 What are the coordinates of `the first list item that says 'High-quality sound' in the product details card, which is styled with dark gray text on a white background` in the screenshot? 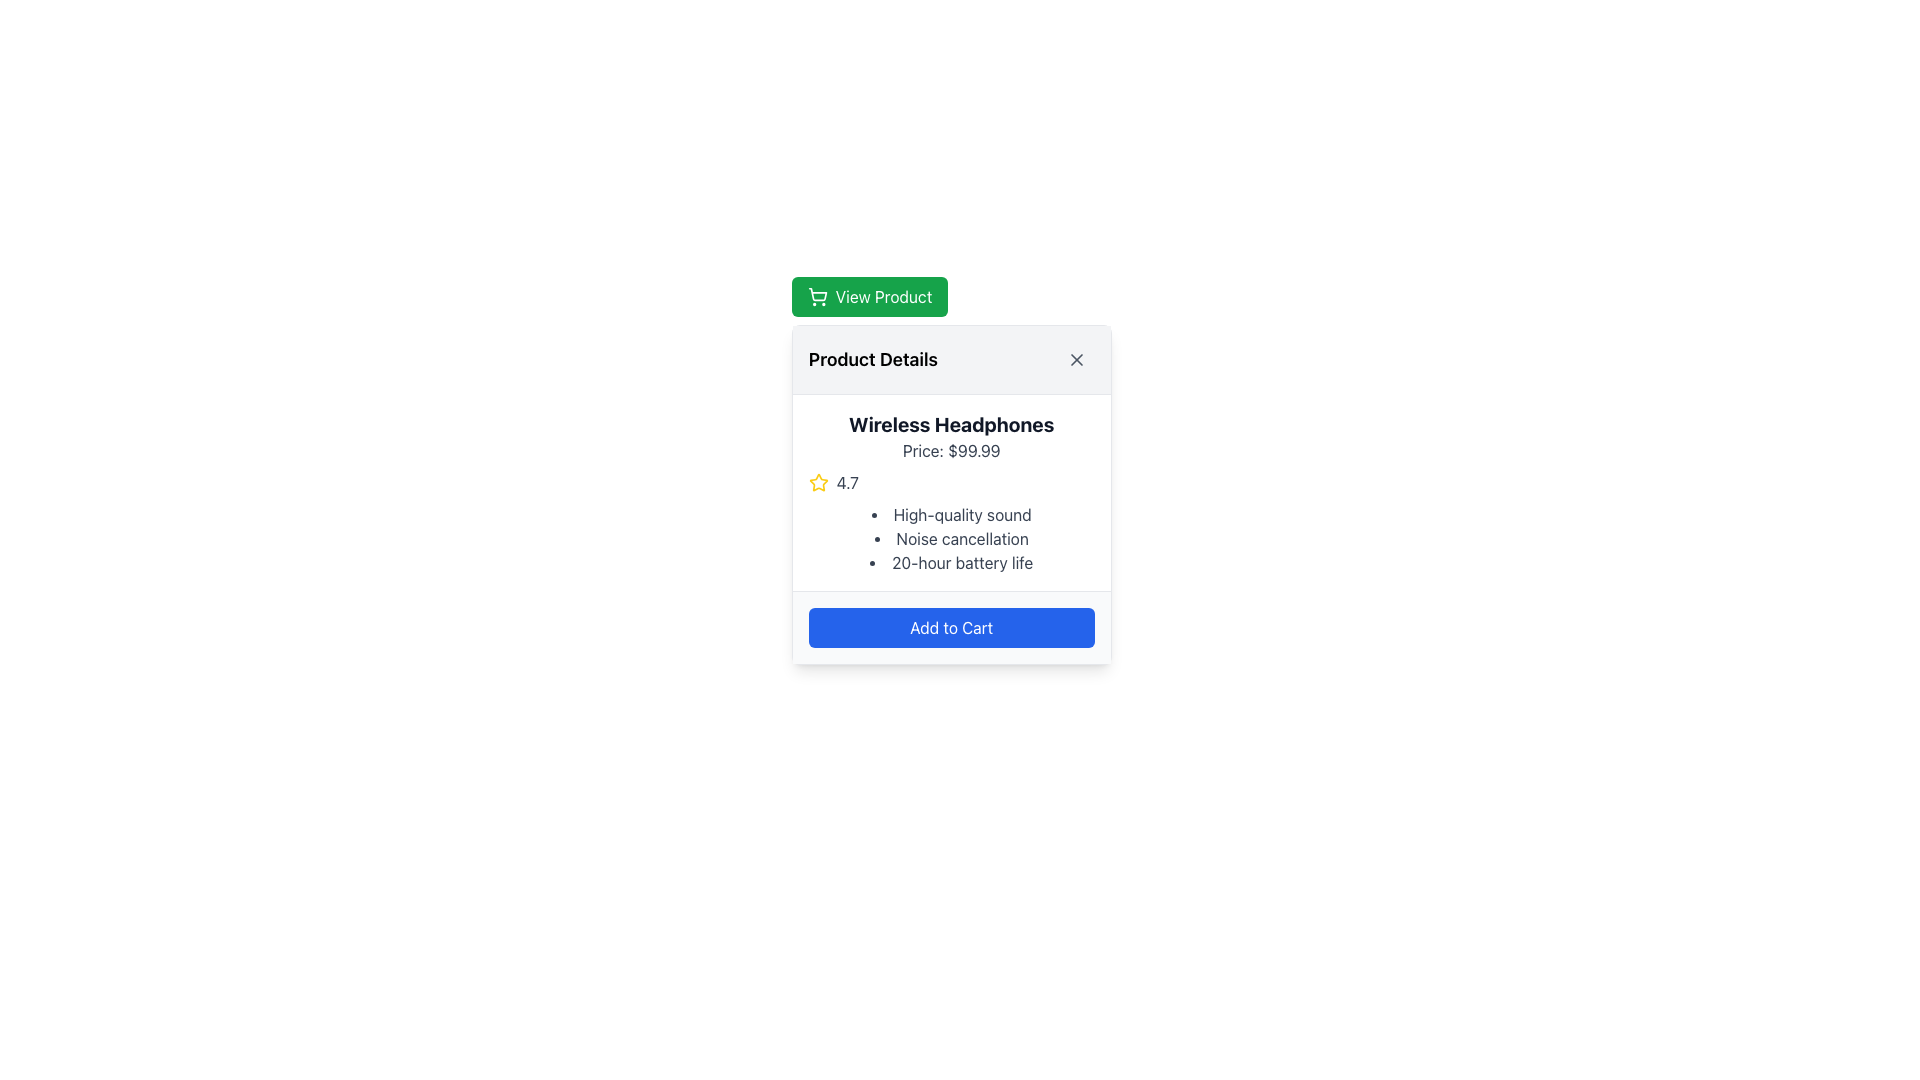 It's located at (950, 514).